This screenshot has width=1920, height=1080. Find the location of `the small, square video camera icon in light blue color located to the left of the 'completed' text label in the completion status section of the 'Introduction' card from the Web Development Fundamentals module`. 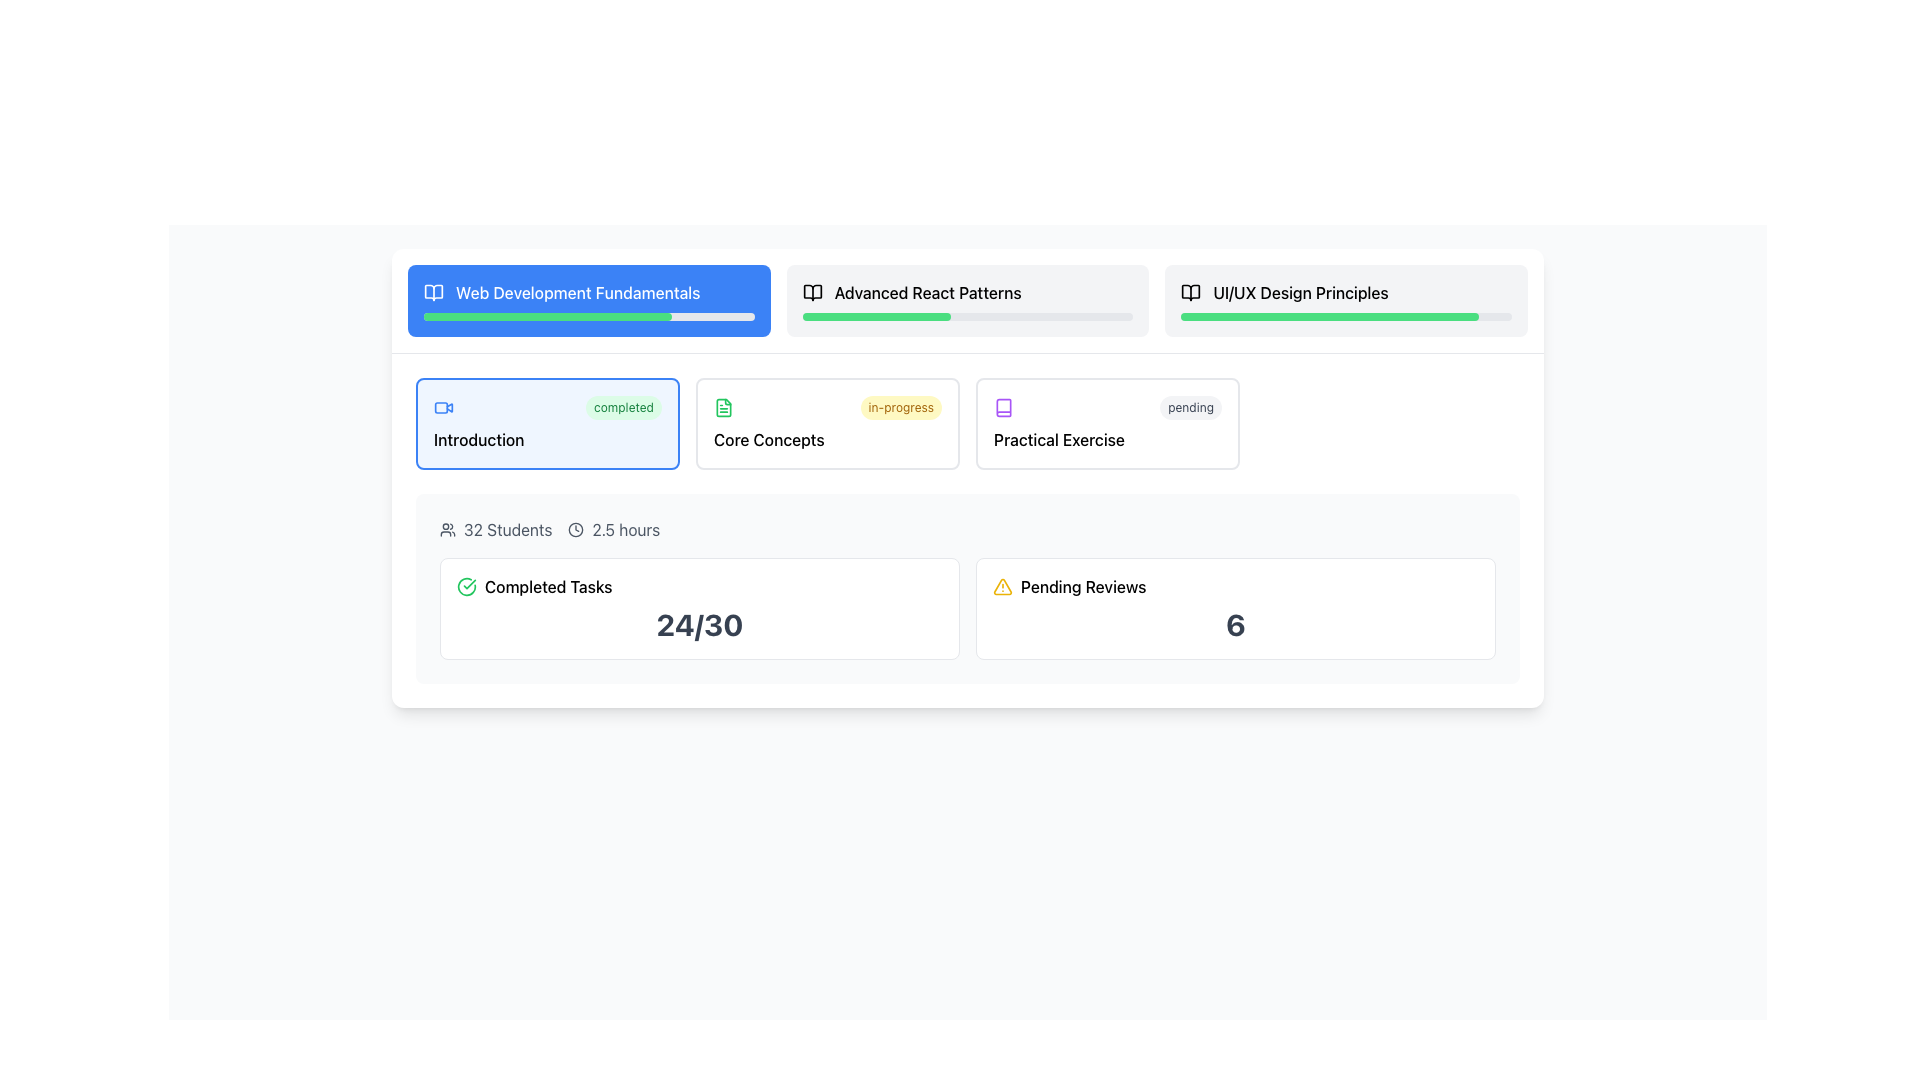

the small, square video camera icon in light blue color located to the left of the 'completed' text label in the completion status section of the 'Introduction' card from the Web Development Fundamentals module is located at coordinates (443, 407).